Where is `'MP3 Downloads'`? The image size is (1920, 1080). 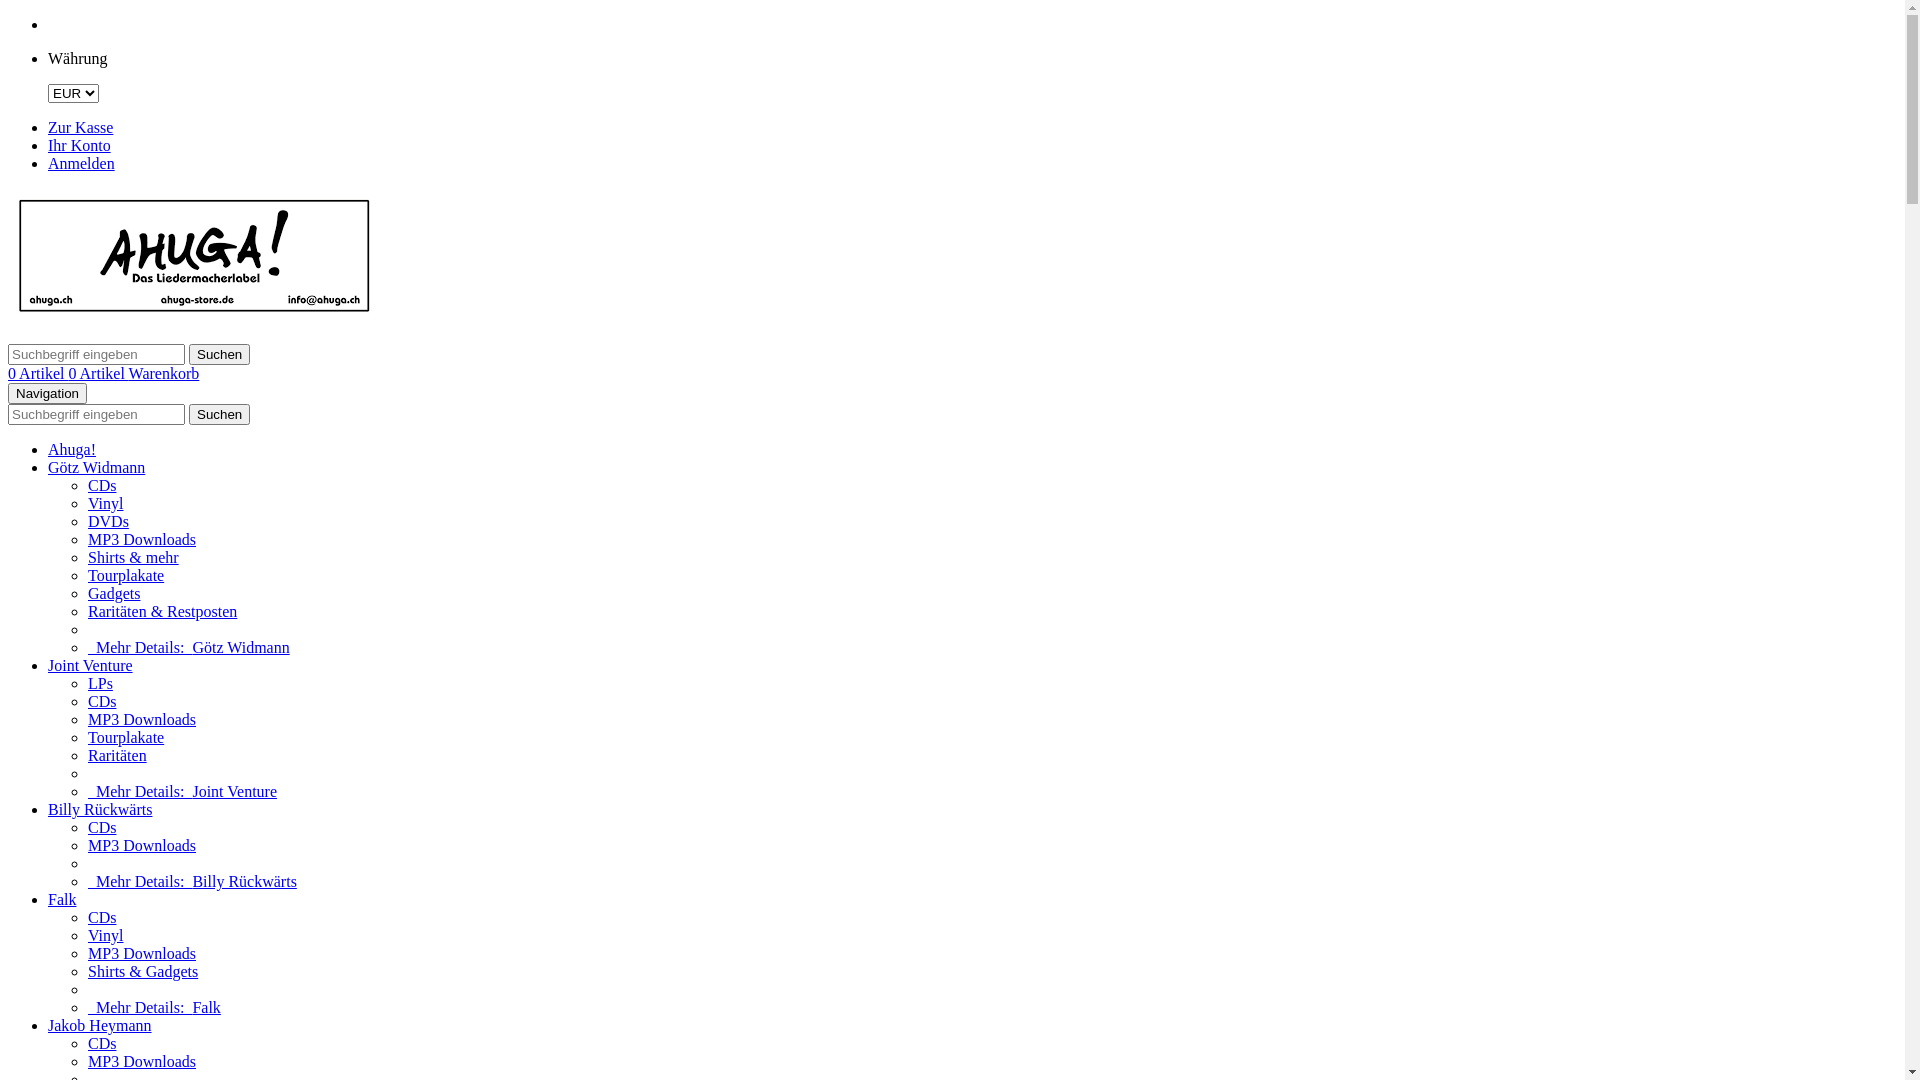 'MP3 Downloads' is located at coordinates (86, 538).